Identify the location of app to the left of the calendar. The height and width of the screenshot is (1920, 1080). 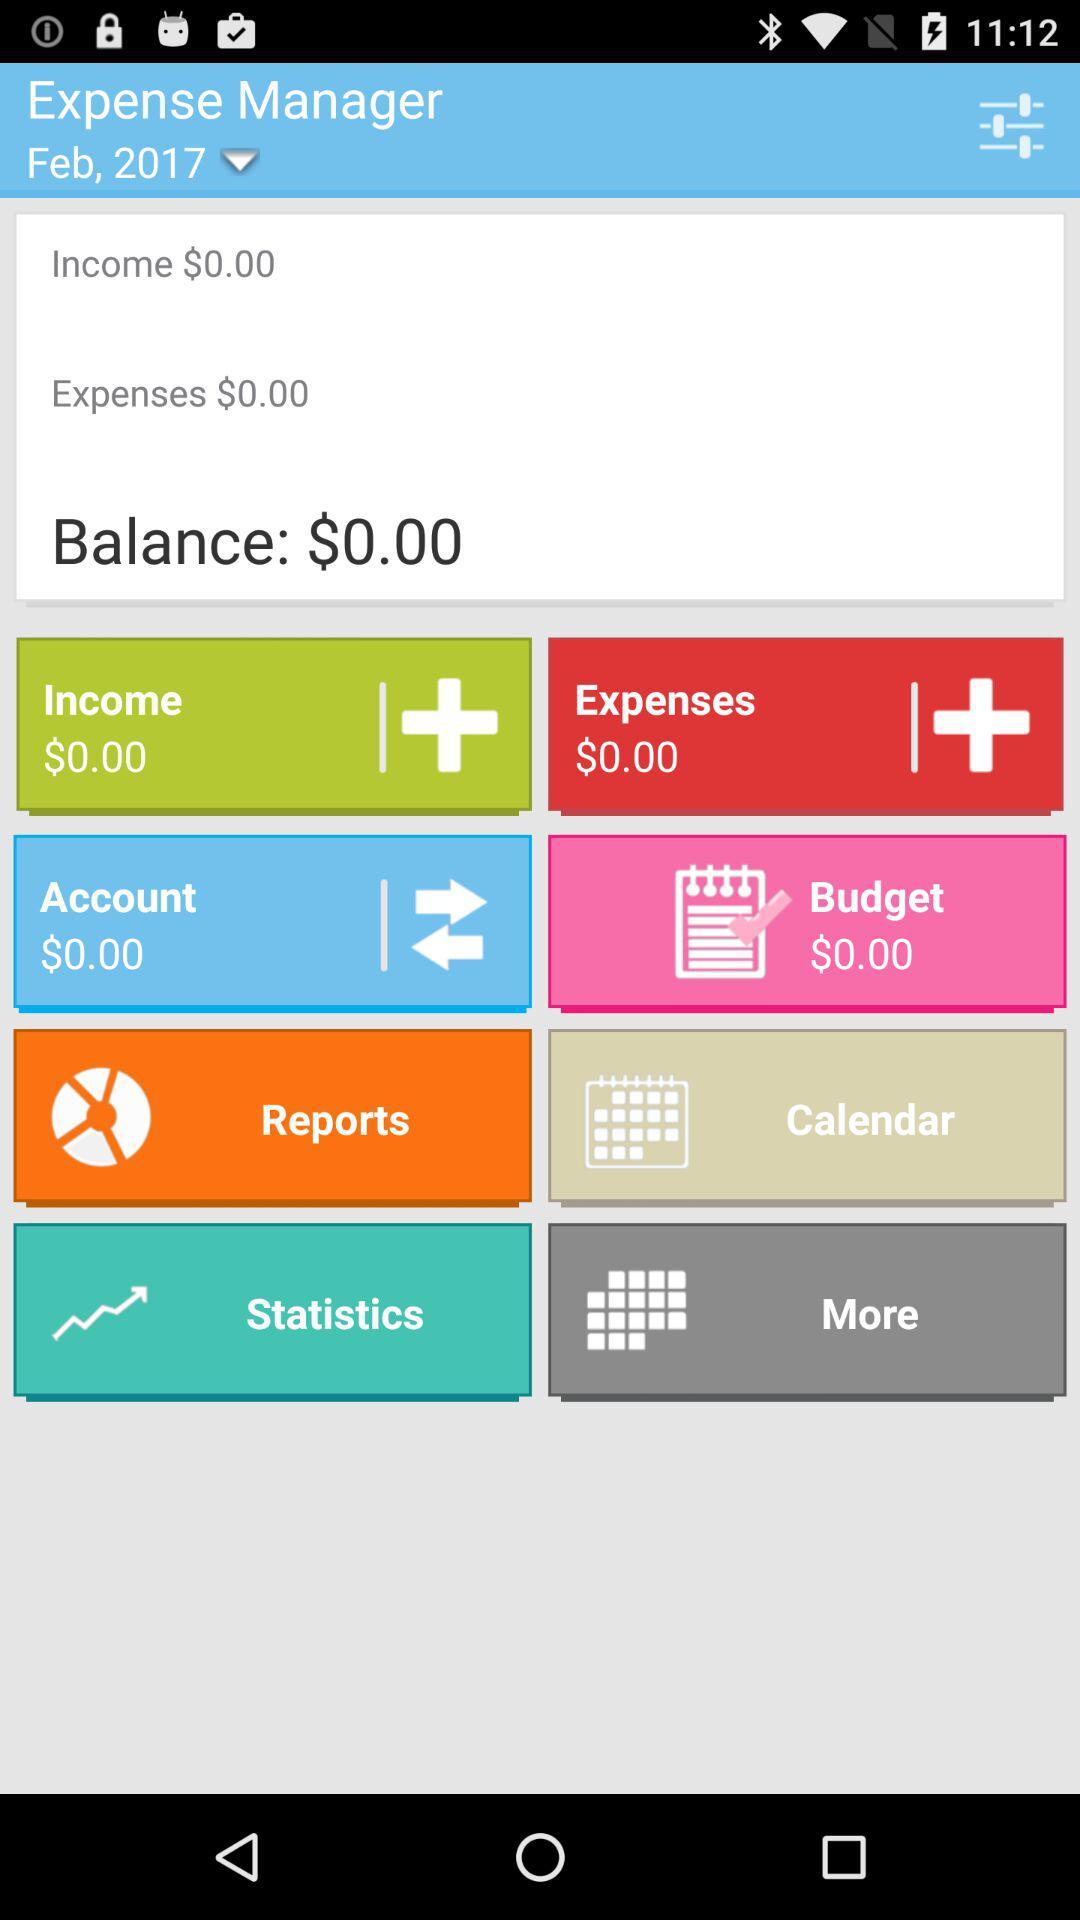
(272, 1312).